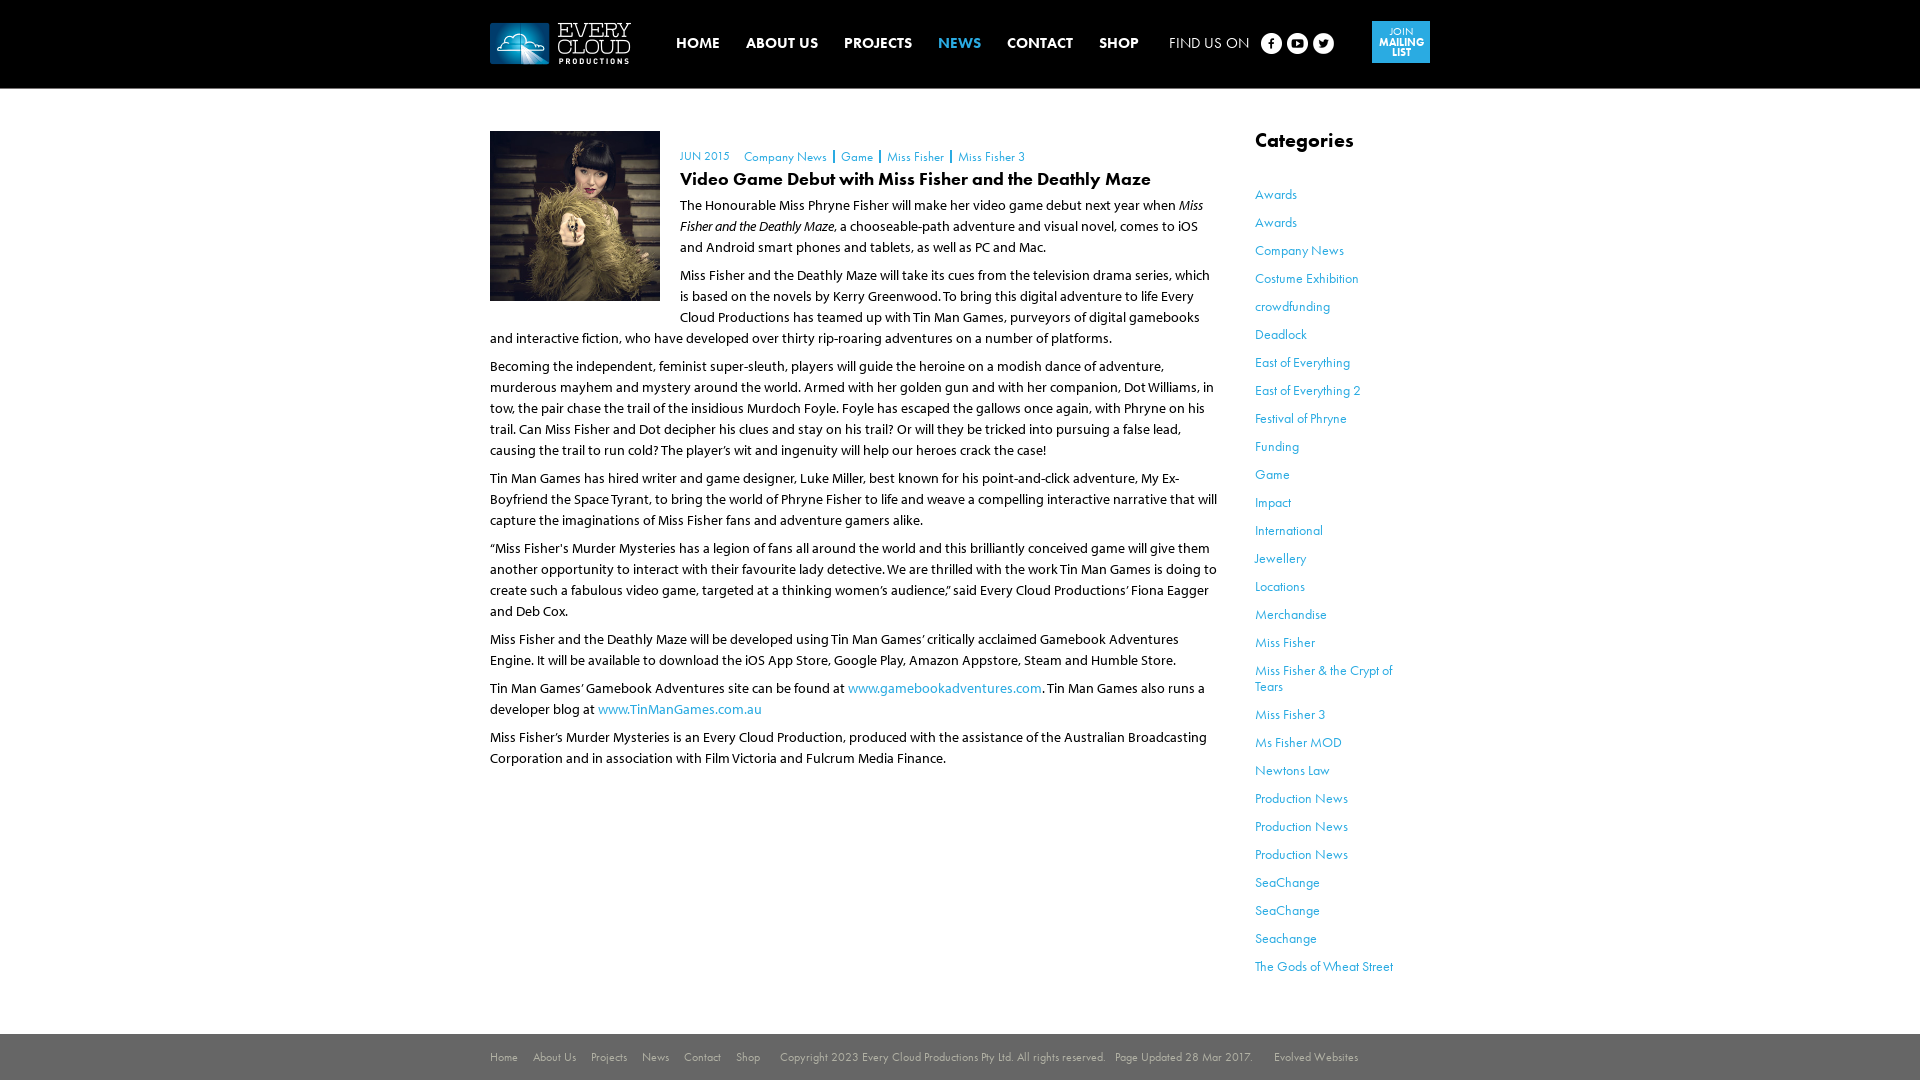 The width and height of the screenshot is (1920, 1080). I want to click on 'Projects', so click(608, 1055).